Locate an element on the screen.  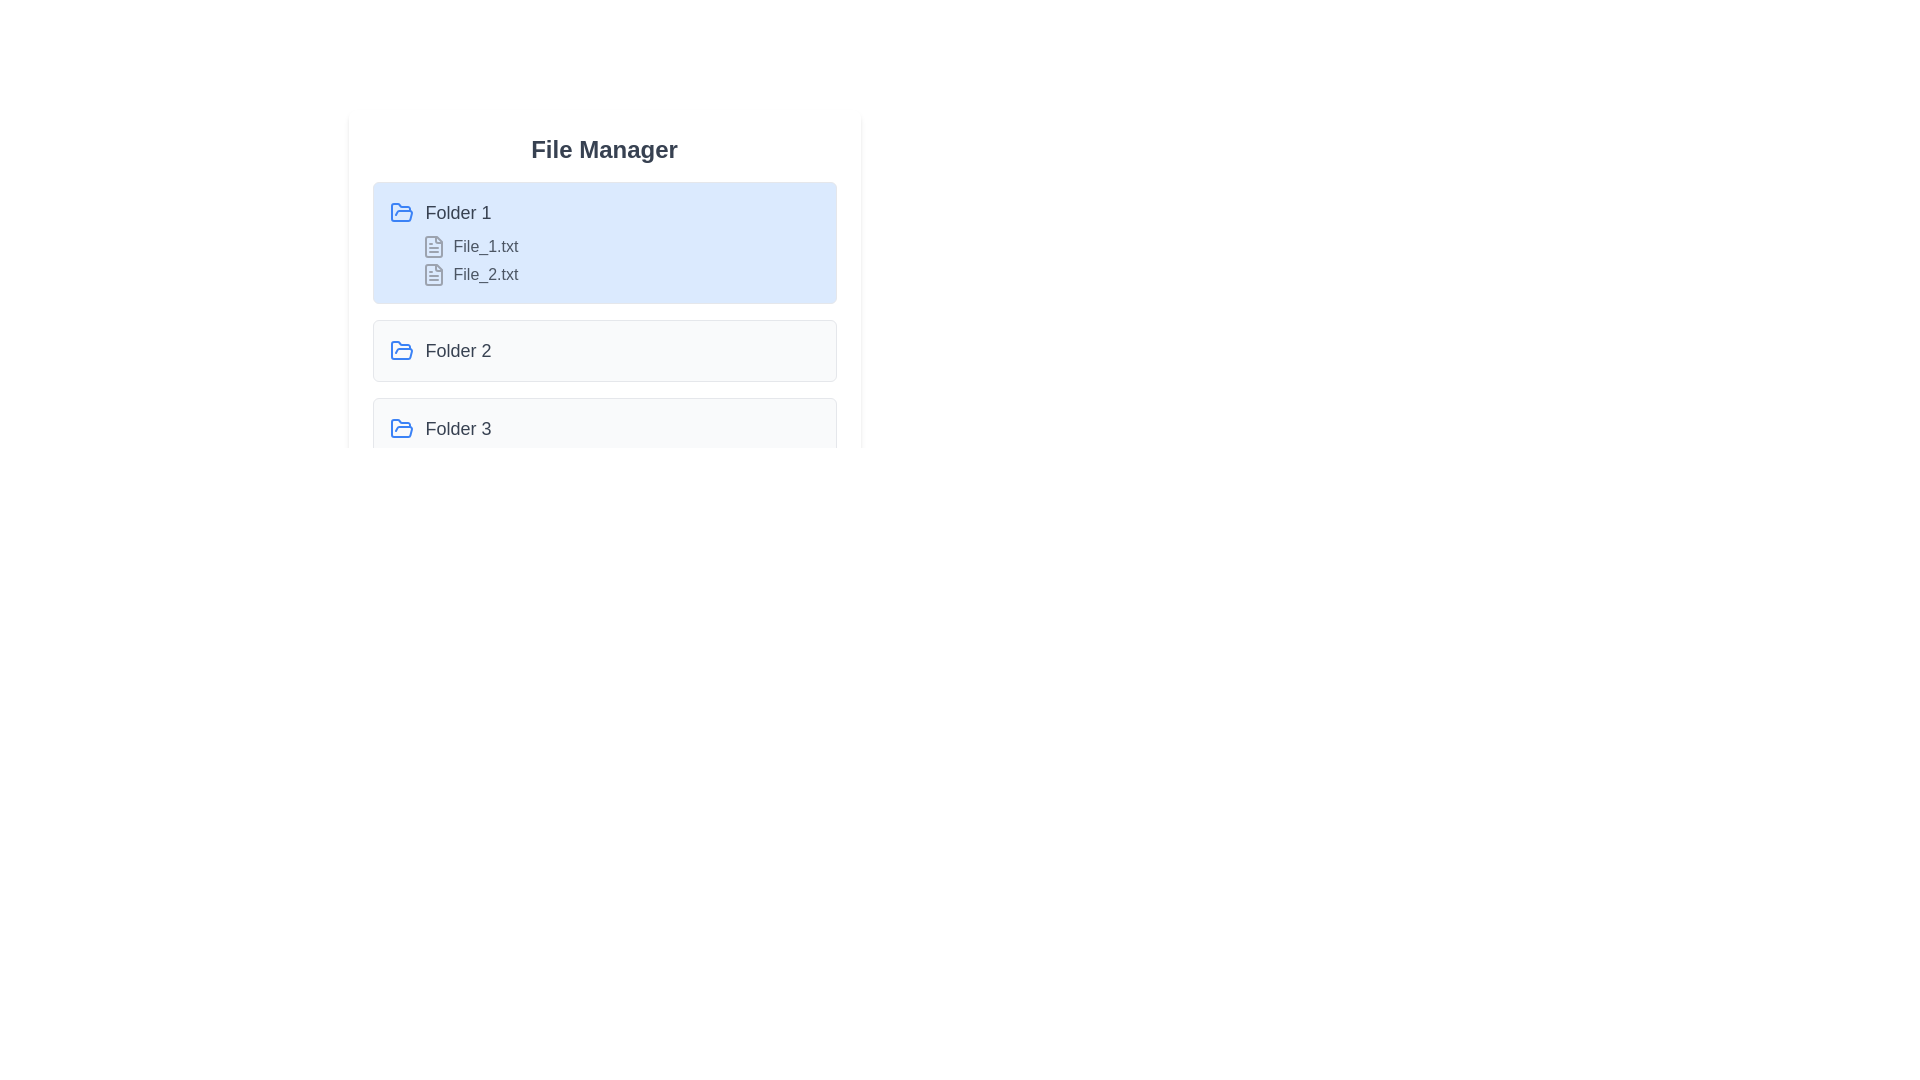
the file icon representing 'File_1.txt' is located at coordinates (432, 245).